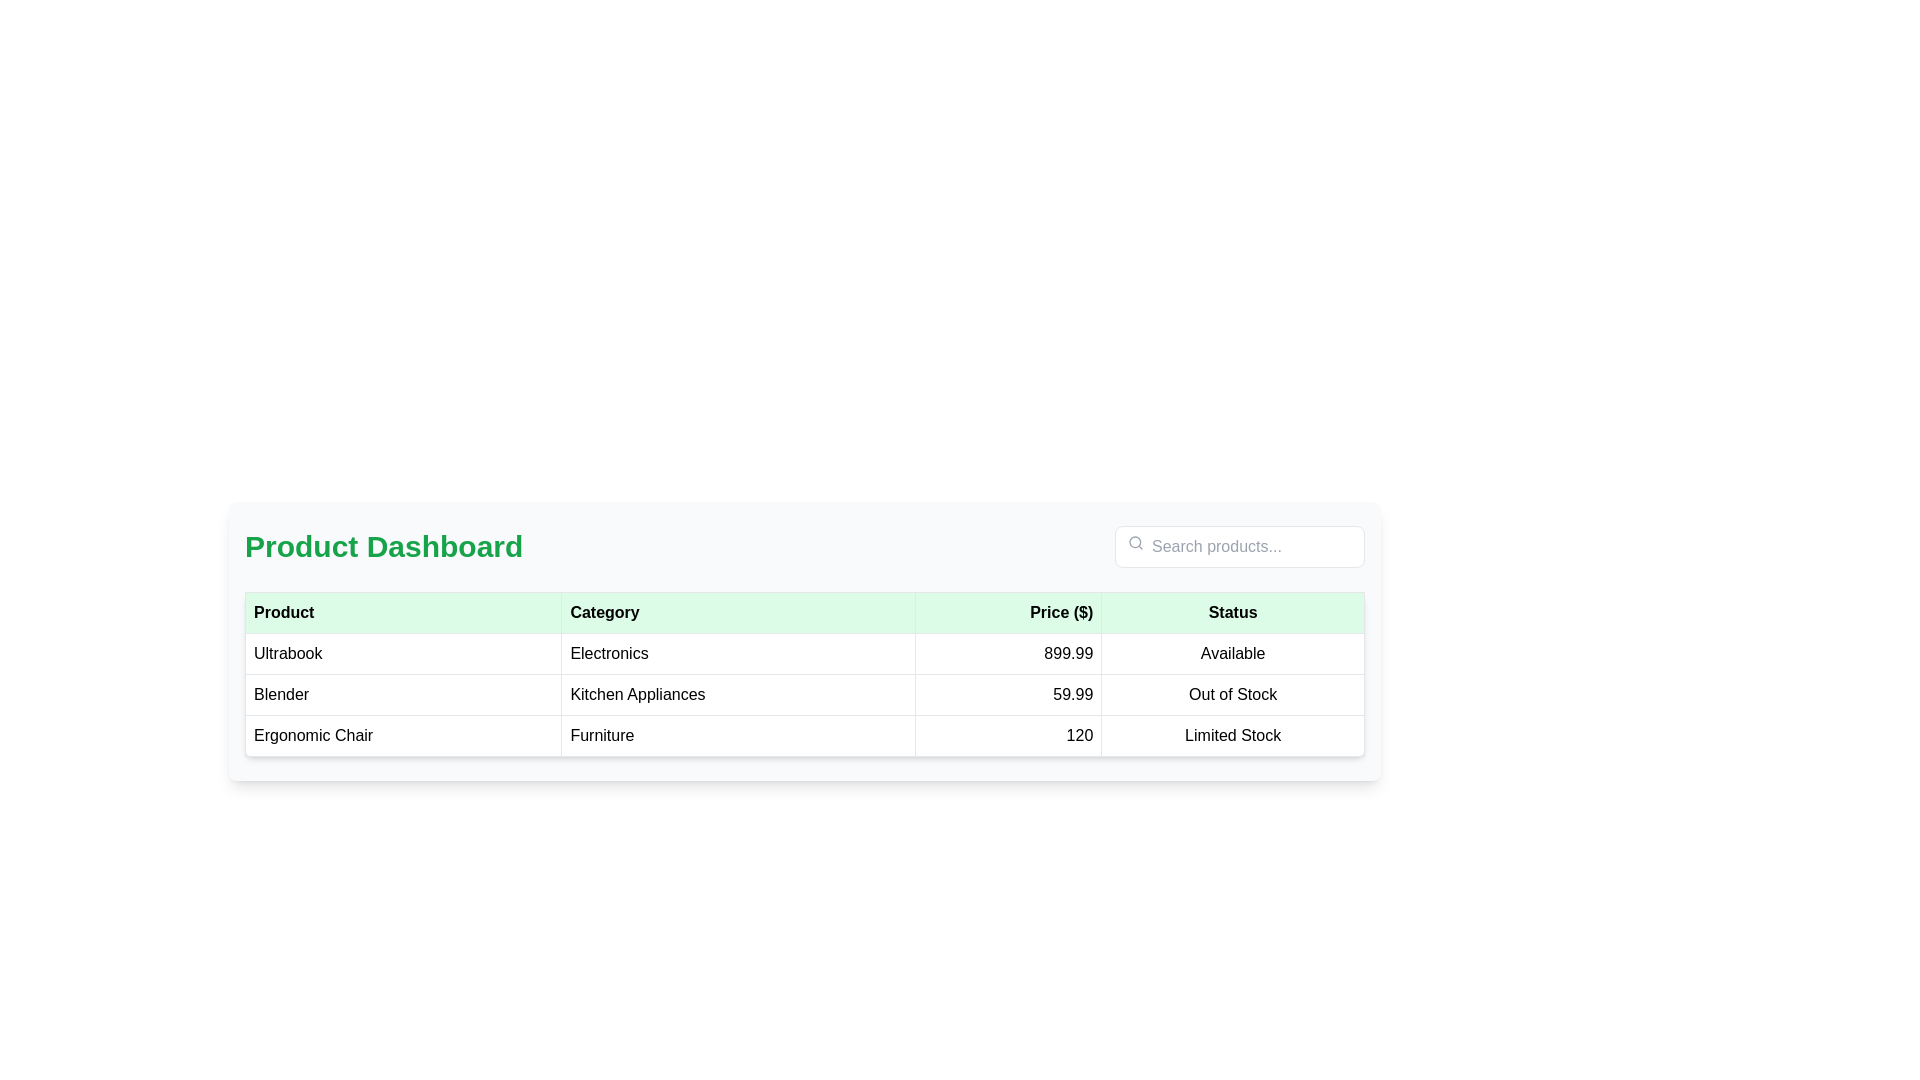  What do you see at coordinates (805, 693) in the screenshot?
I see `the second row of the table displaying product information, which includes details such as name, category, price, and availability status under the 'Product Dashboard' title` at bounding box center [805, 693].